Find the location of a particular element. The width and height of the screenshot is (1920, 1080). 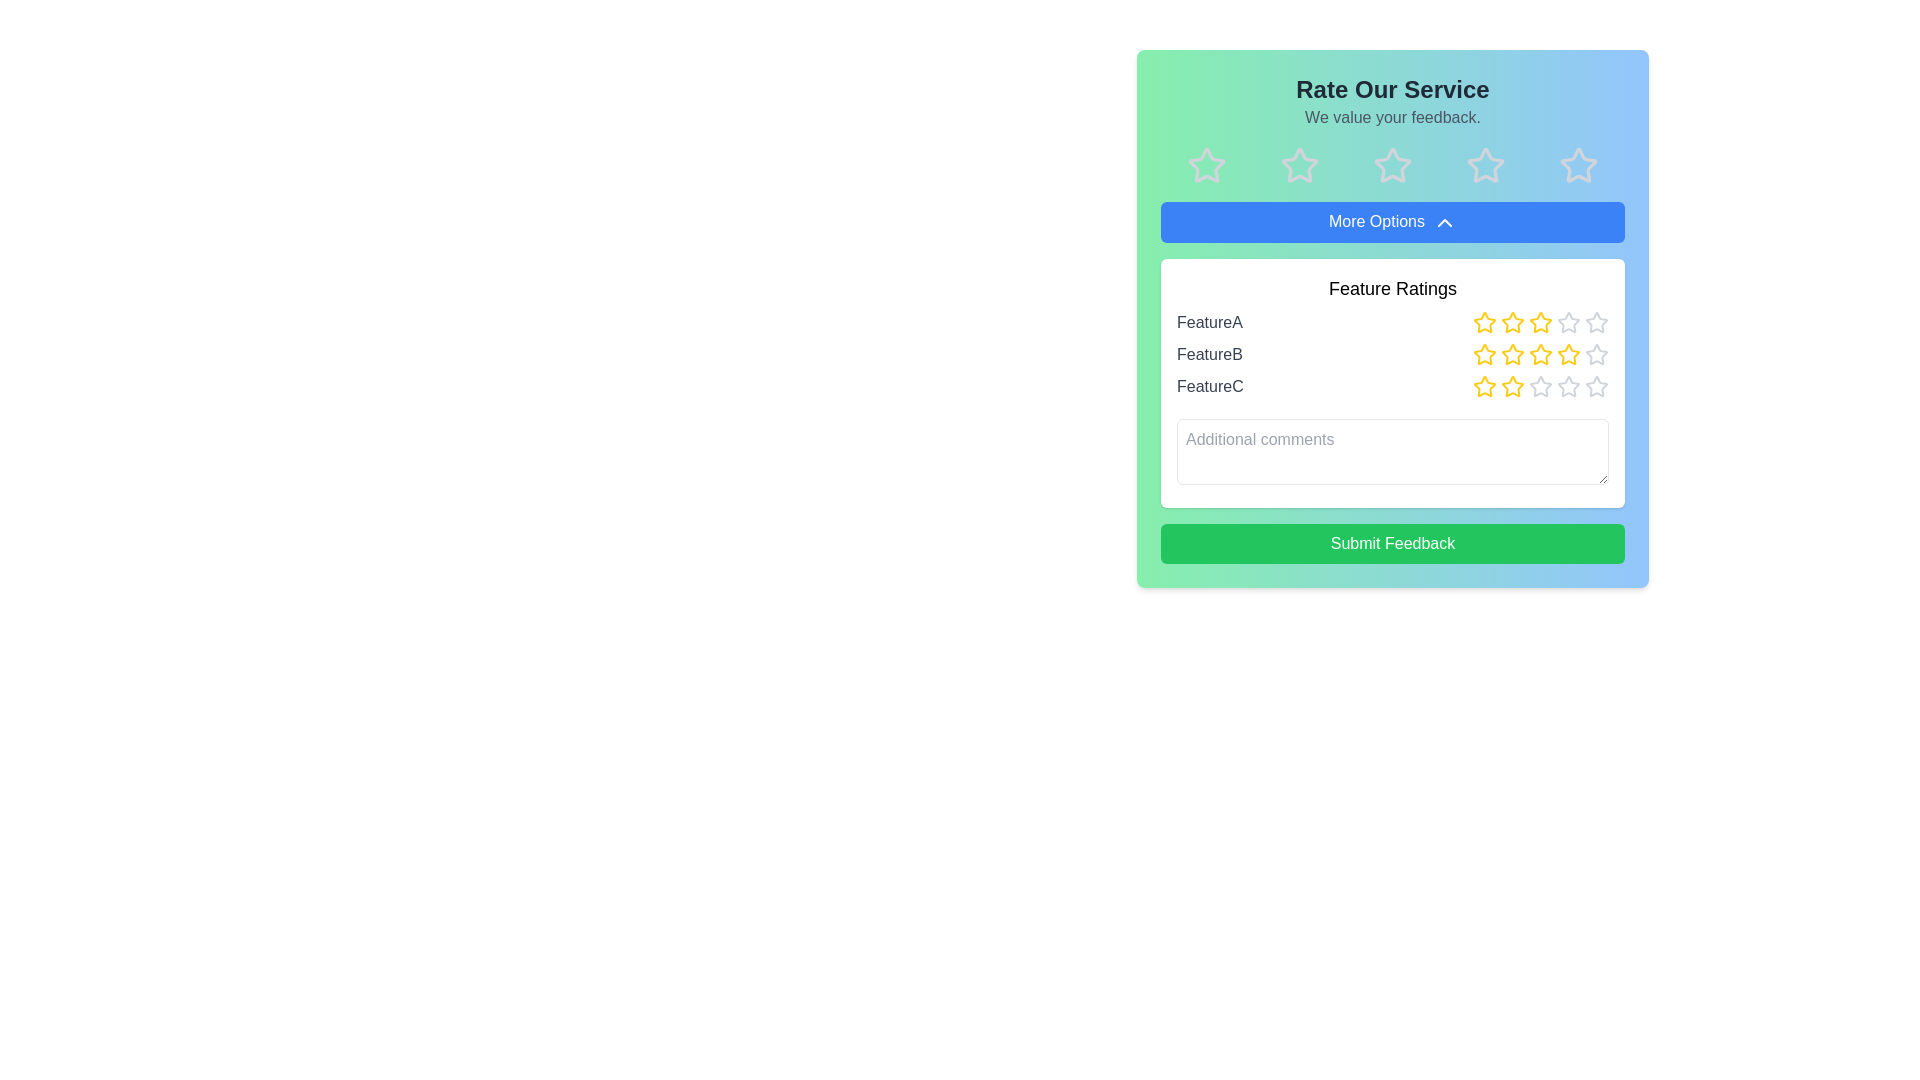

the second star-shaped icon from the left, which has a hollow design and a light gray outline, located in a horizontal row of five stars below the heading 'Rate Our Service' is located at coordinates (1300, 164).